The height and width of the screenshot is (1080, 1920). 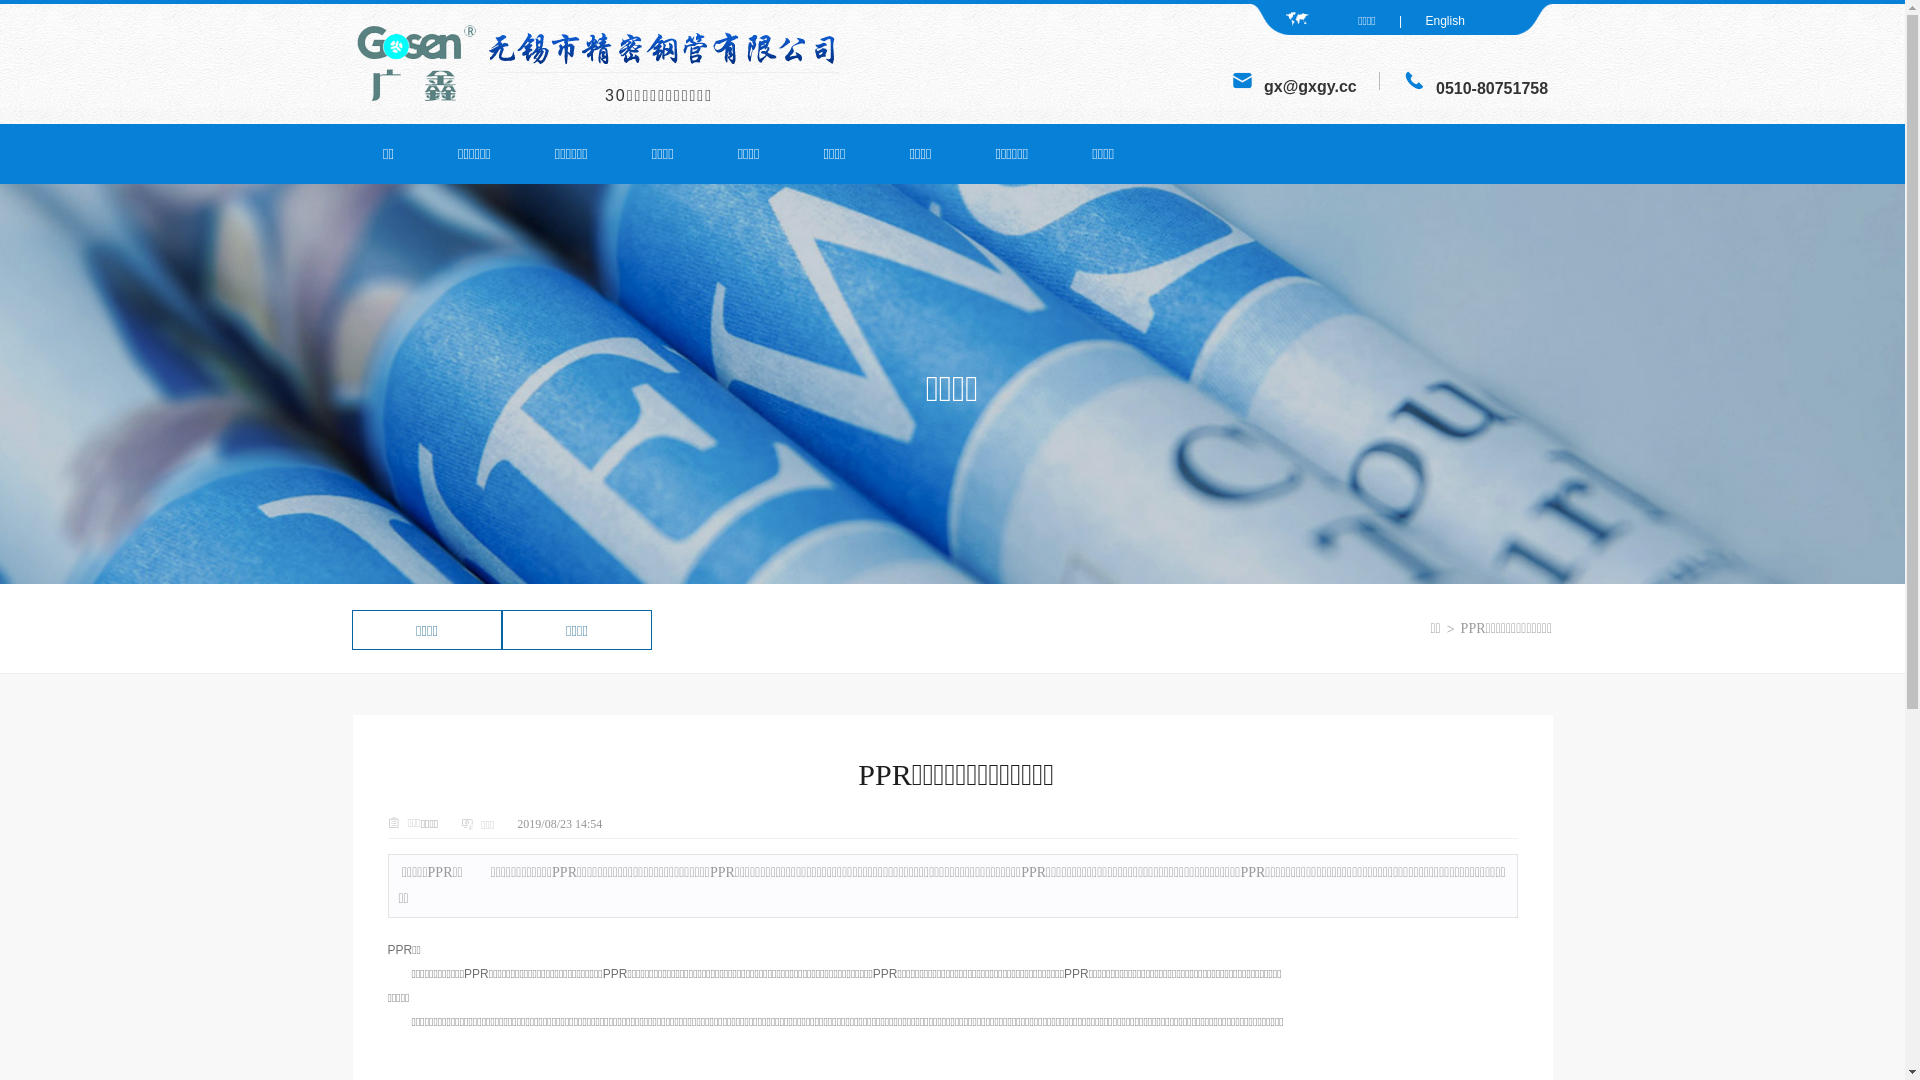 I want to click on 'JM', so click(x=670, y=46).